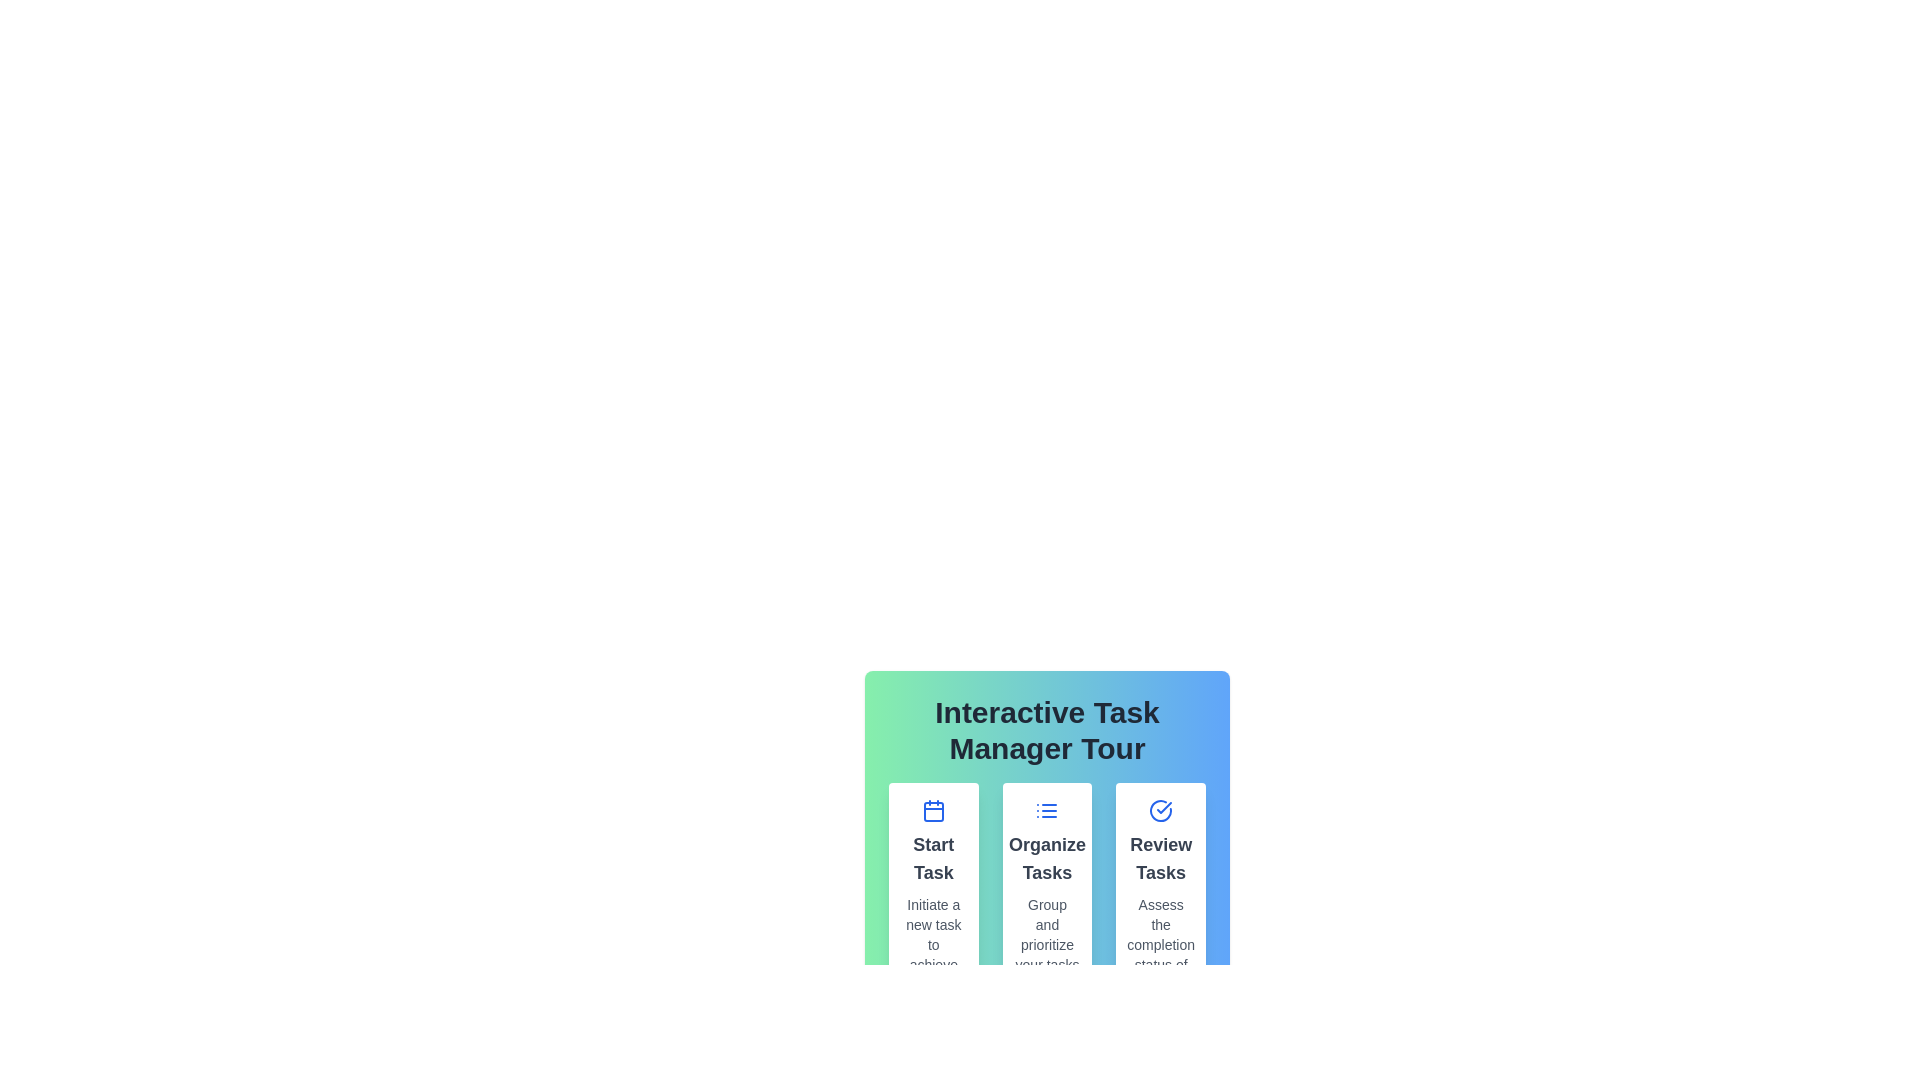  Describe the element at coordinates (932, 954) in the screenshot. I see `text element that contains 'Initiate a new task to achieve your goals.' styled in a small gray font, located below the 'Start Task' text in the first column of a three-column layout` at that location.